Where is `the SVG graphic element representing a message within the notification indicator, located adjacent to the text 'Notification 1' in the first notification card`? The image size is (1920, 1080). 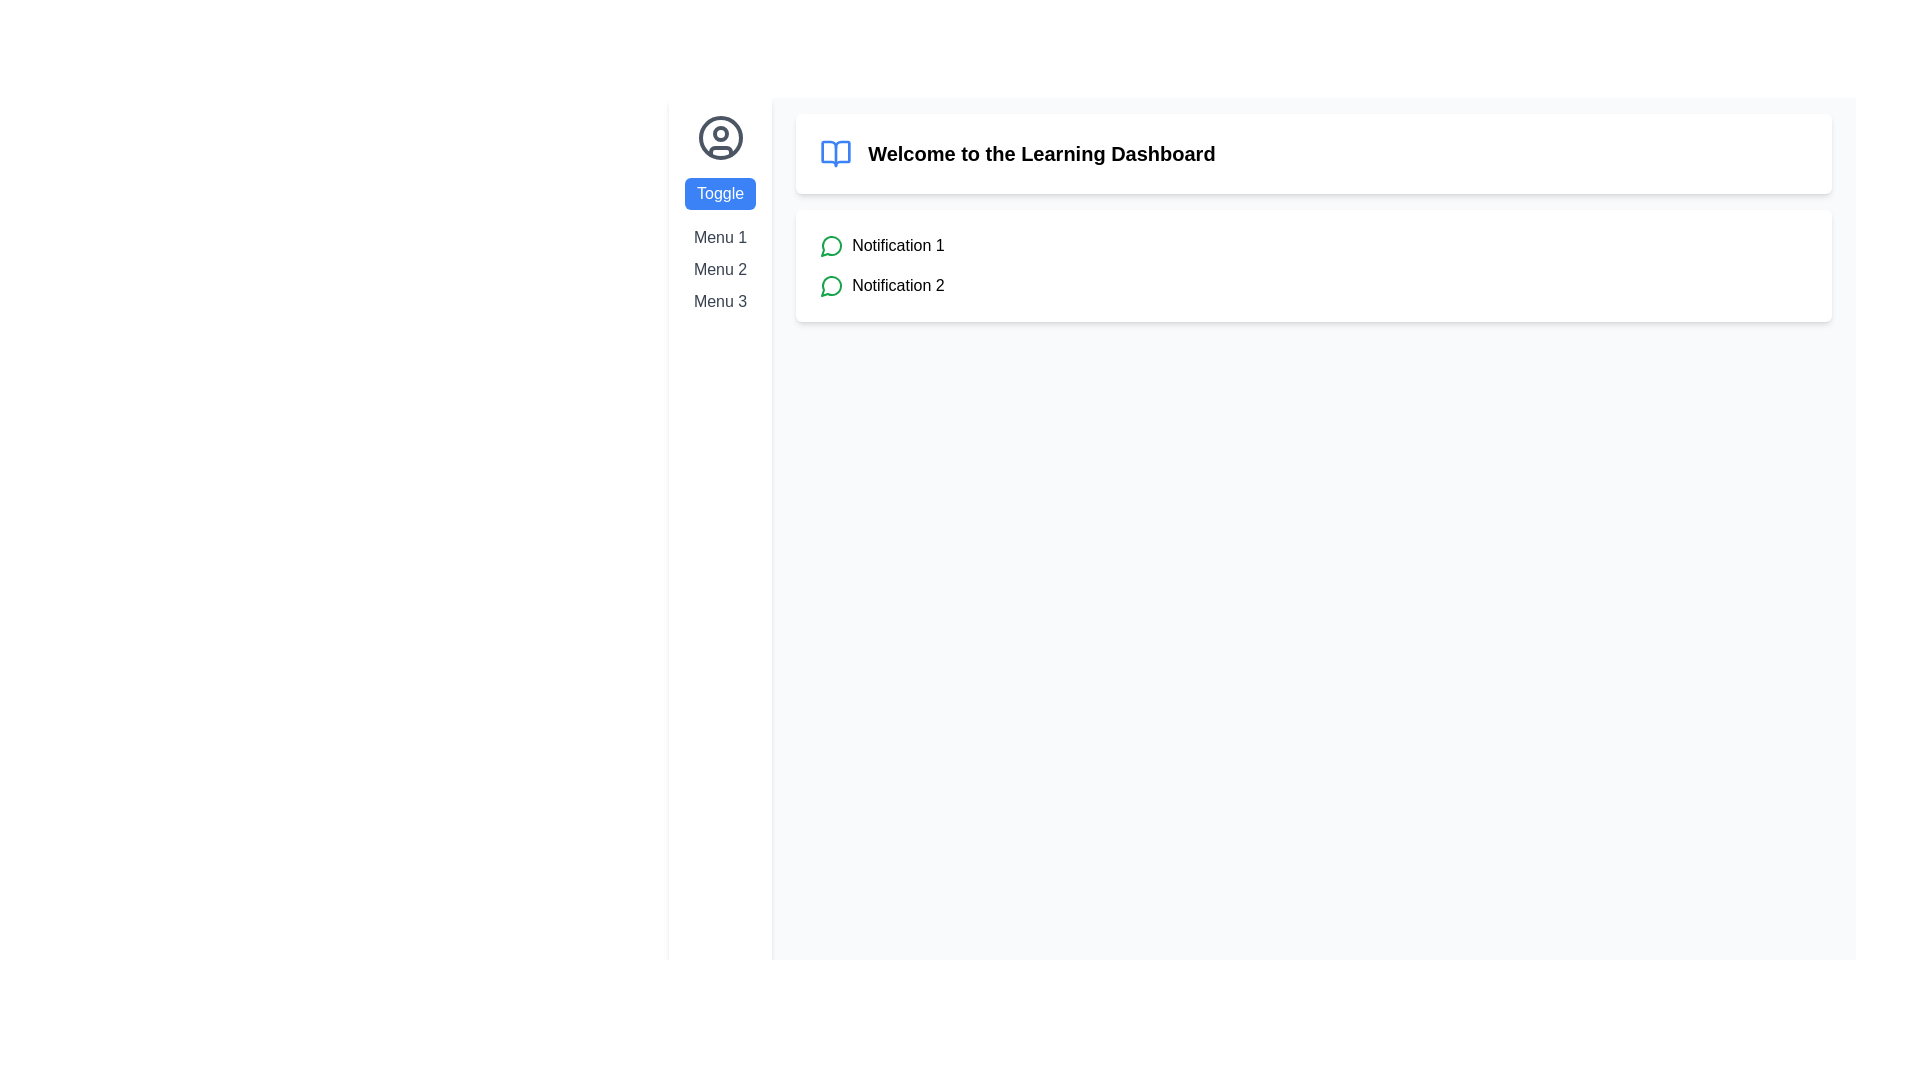 the SVG graphic element representing a message within the notification indicator, located adjacent to the text 'Notification 1' in the first notification card is located at coordinates (831, 286).